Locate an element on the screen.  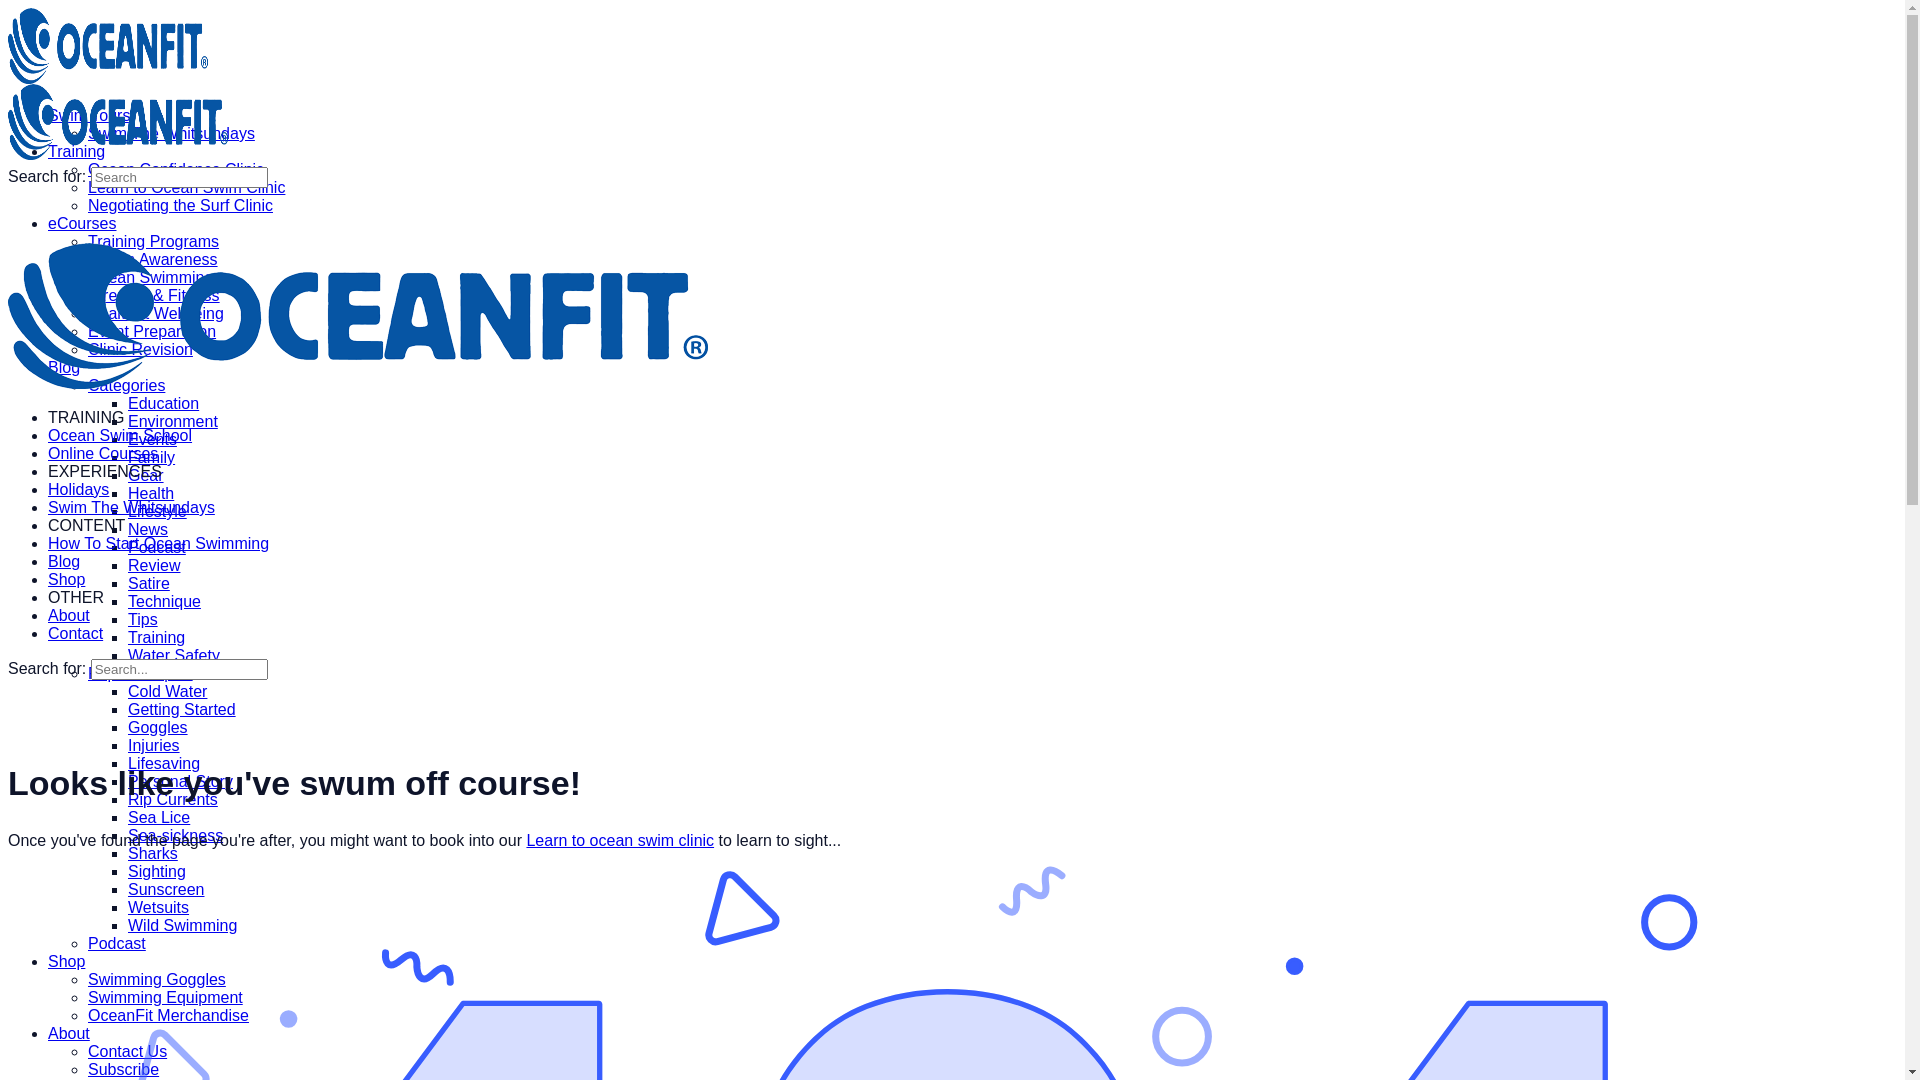
'Swim The Whitsundays' is located at coordinates (130, 506).